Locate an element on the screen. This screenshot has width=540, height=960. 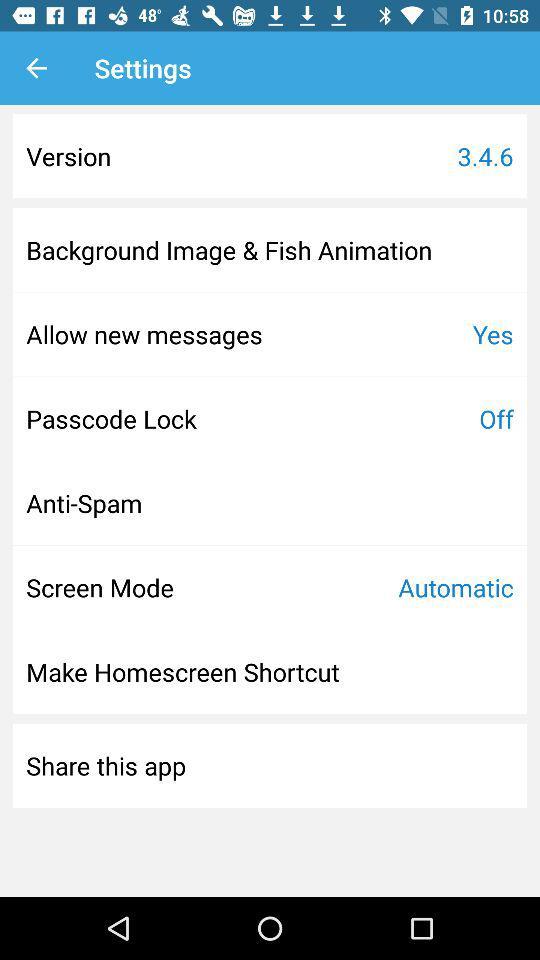
icon to the right of the version is located at coordinates (484, 155).